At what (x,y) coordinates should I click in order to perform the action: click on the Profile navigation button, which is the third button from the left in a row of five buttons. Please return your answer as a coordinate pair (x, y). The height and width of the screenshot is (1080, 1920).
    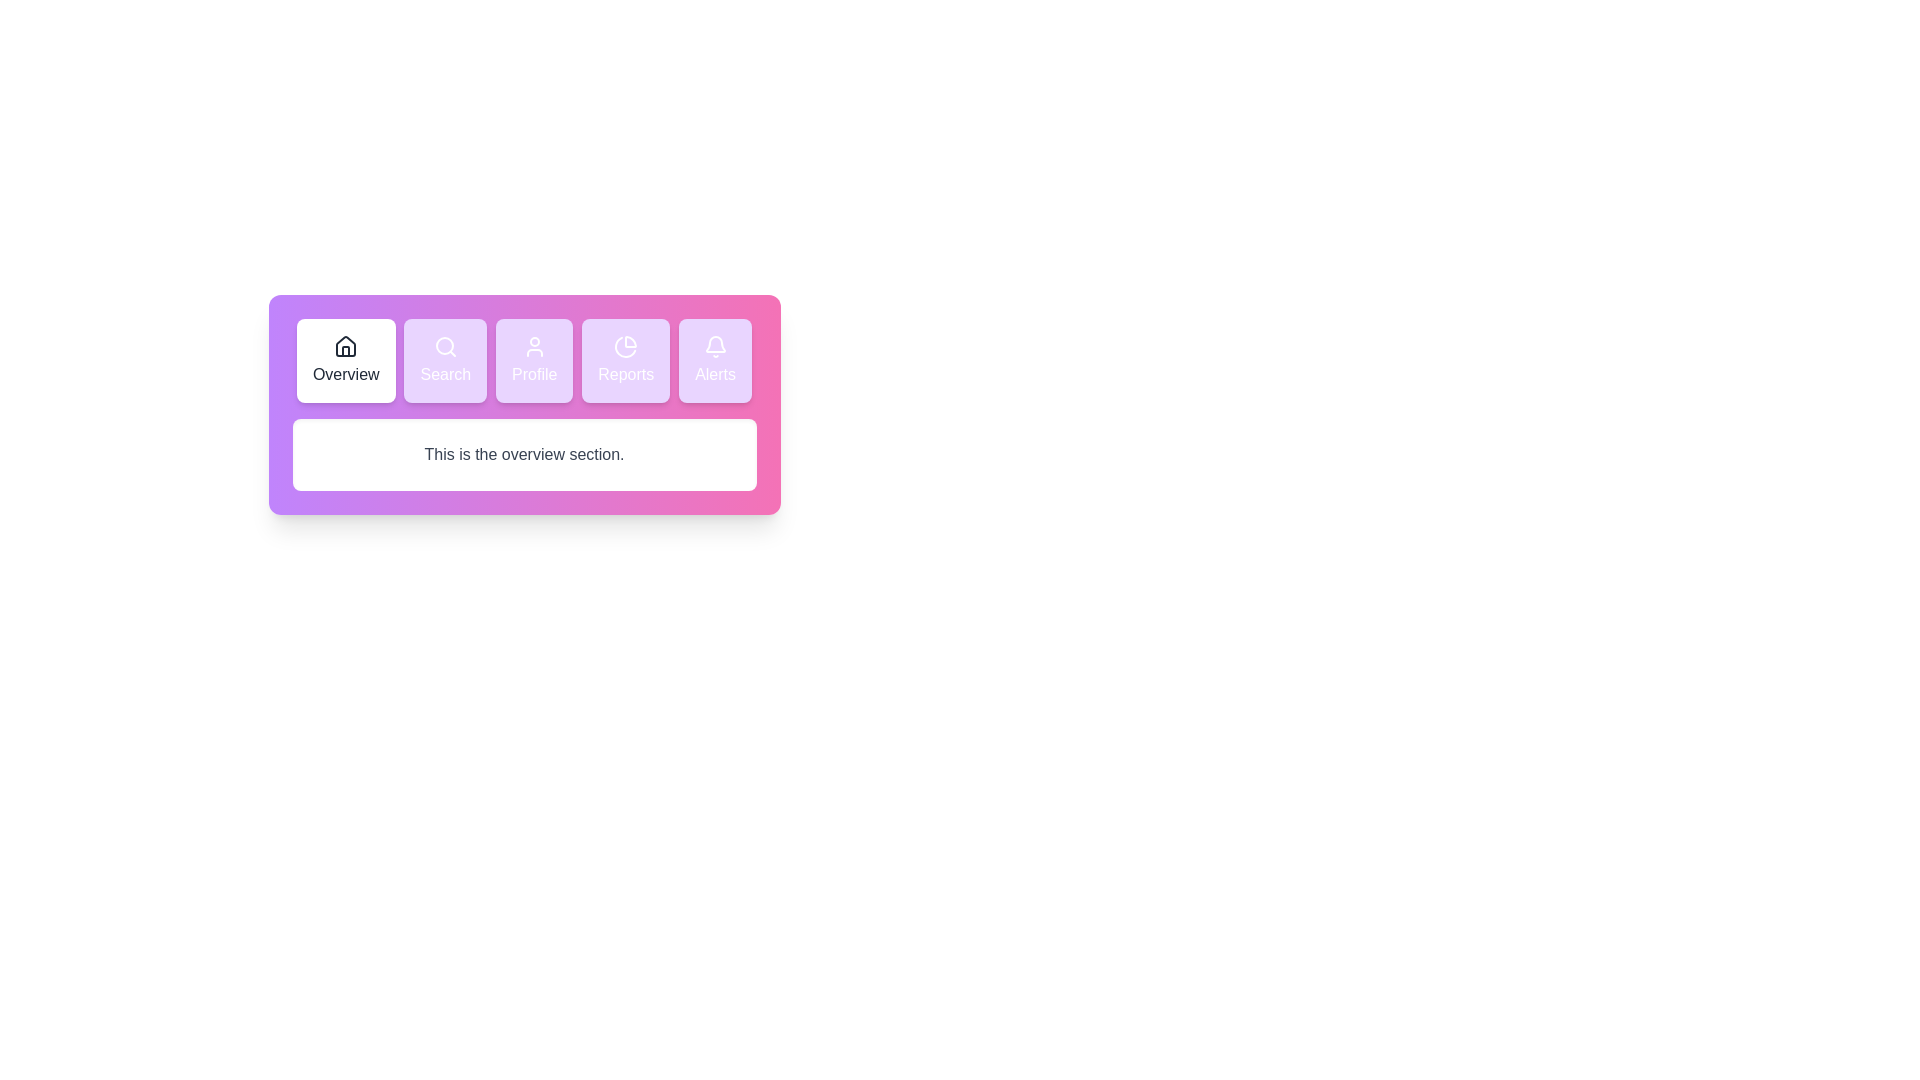
    Looking at the image, I should click on (534, 361).